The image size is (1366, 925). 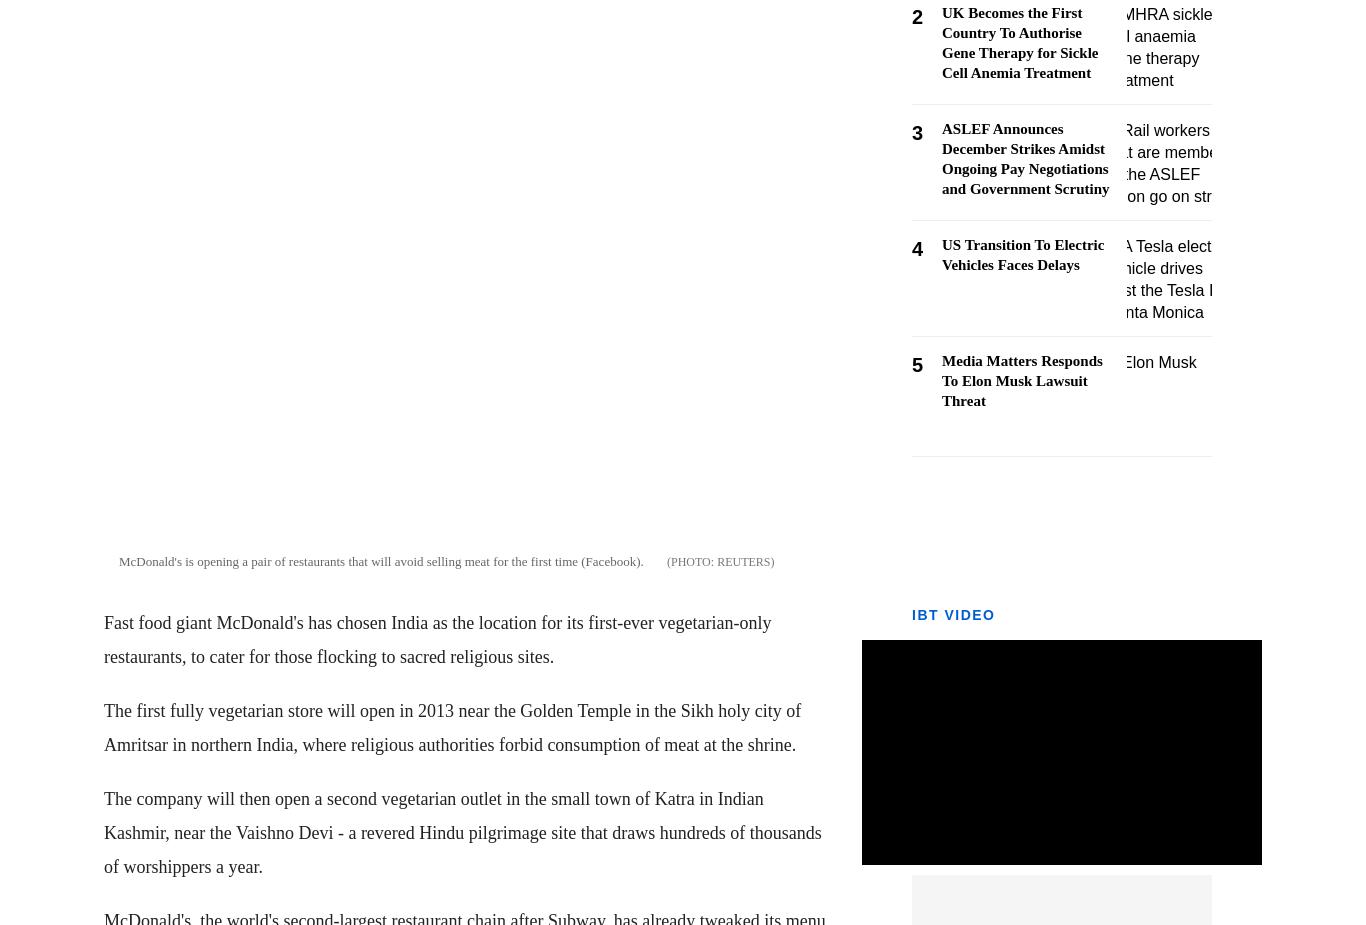 I want to click on '2', so click(x=917, y=16).